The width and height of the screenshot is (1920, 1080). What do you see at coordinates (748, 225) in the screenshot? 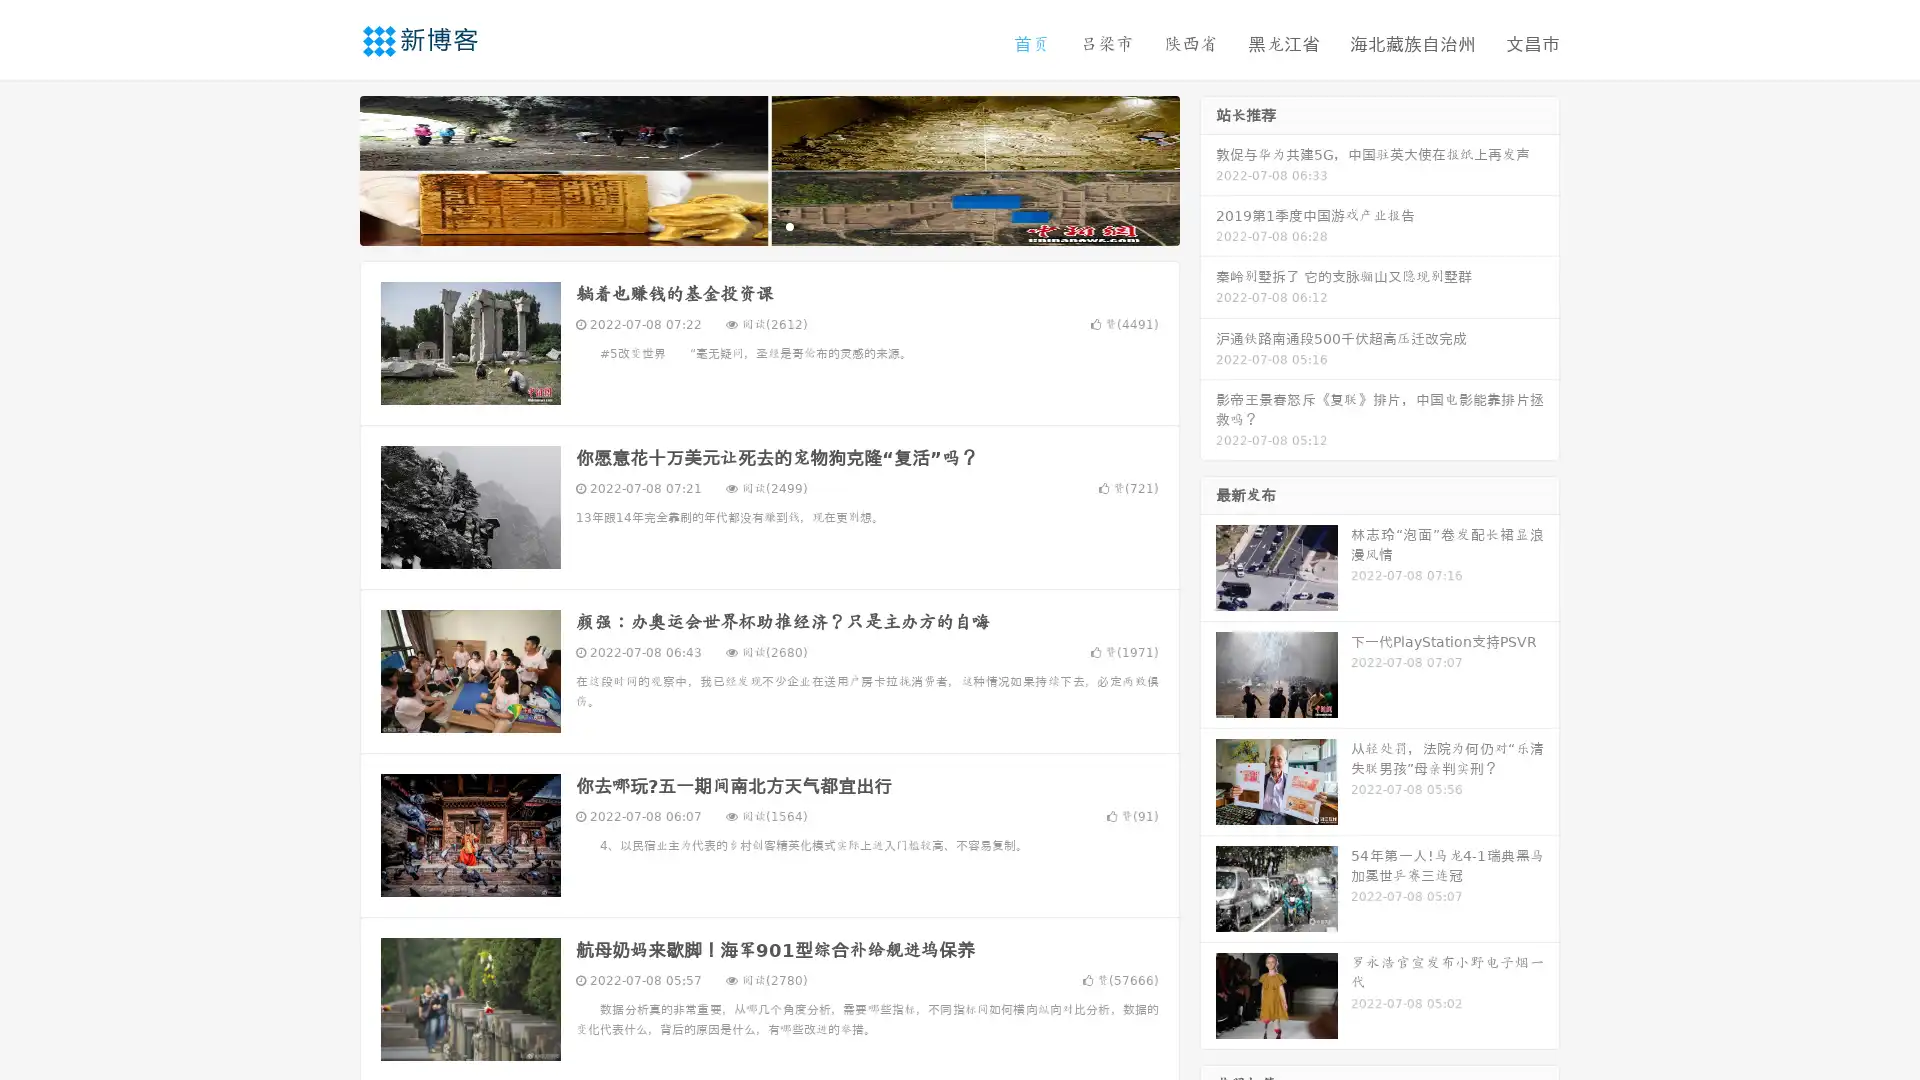
I see `Go to slide 1` at bounding box center [748, 225].